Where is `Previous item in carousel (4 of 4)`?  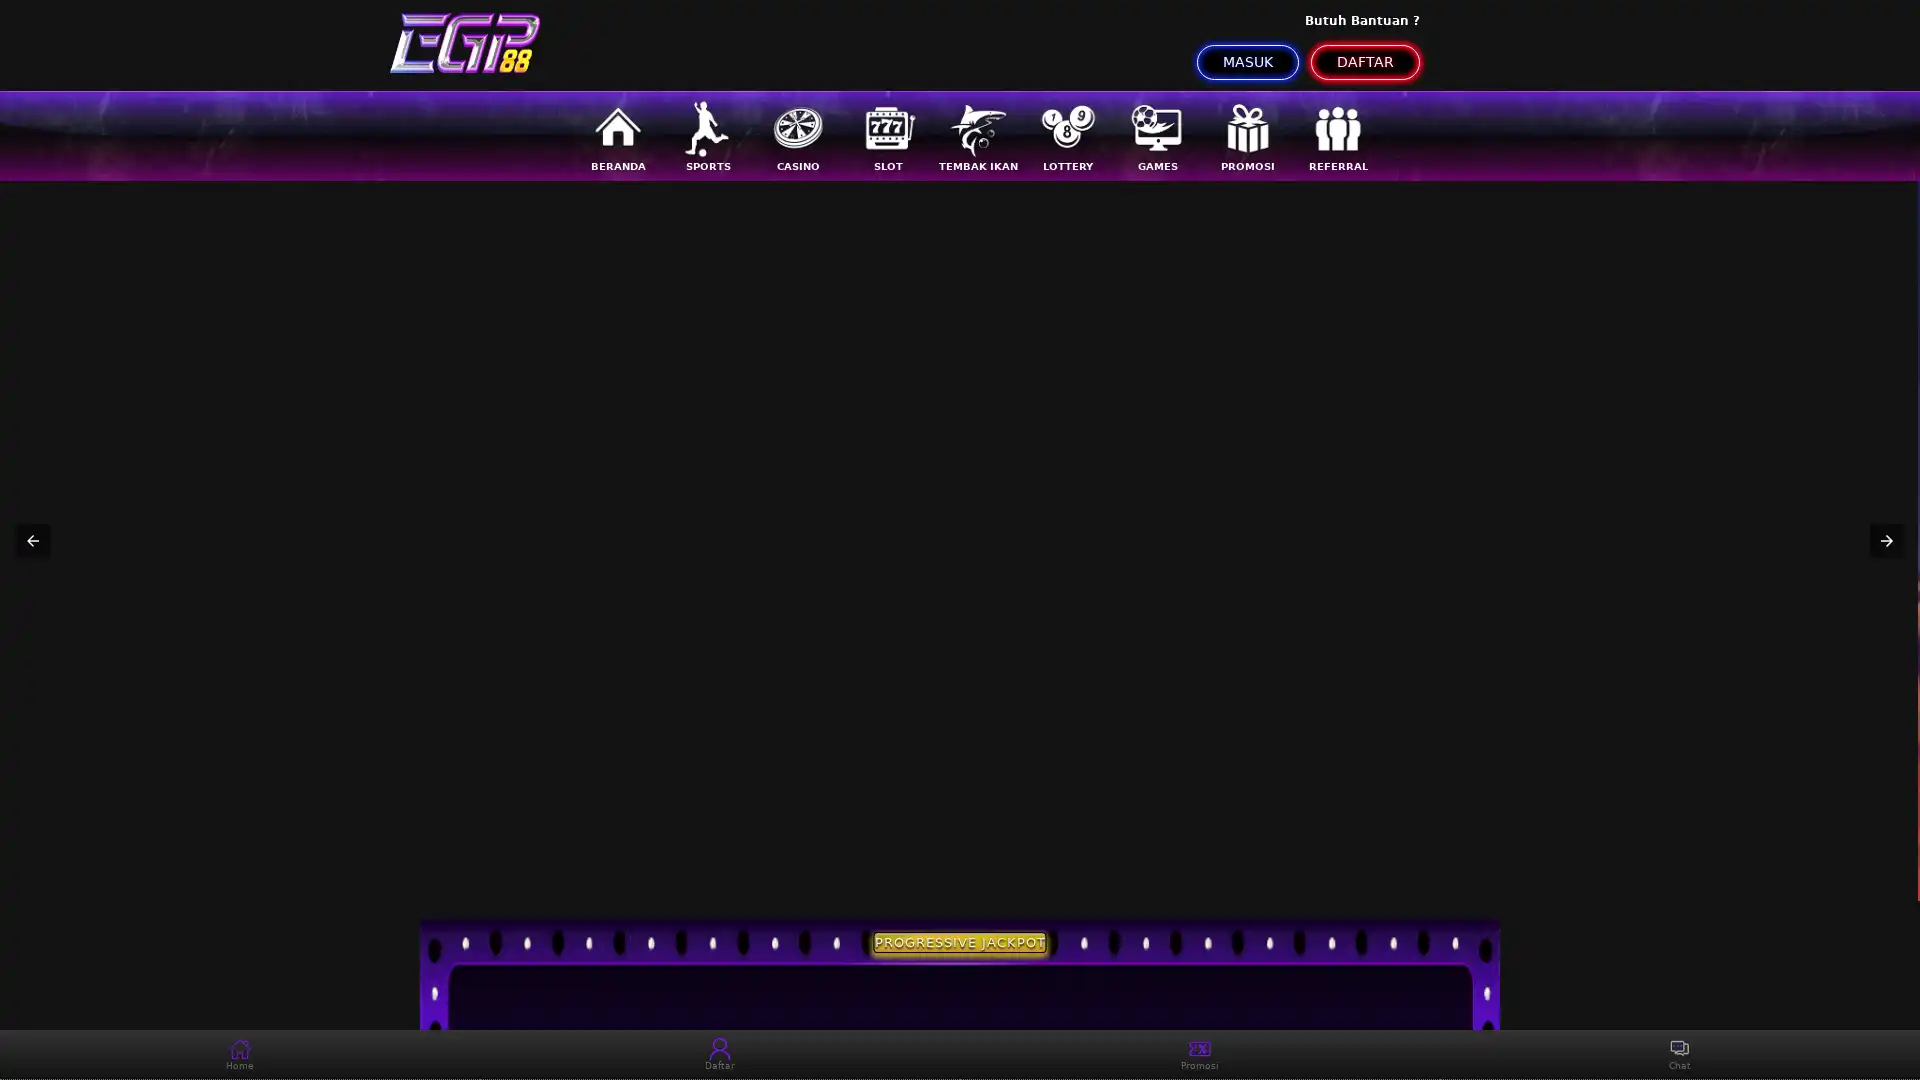 Previous item in carousel (4 of 4) is located at coordinates (33, 540).